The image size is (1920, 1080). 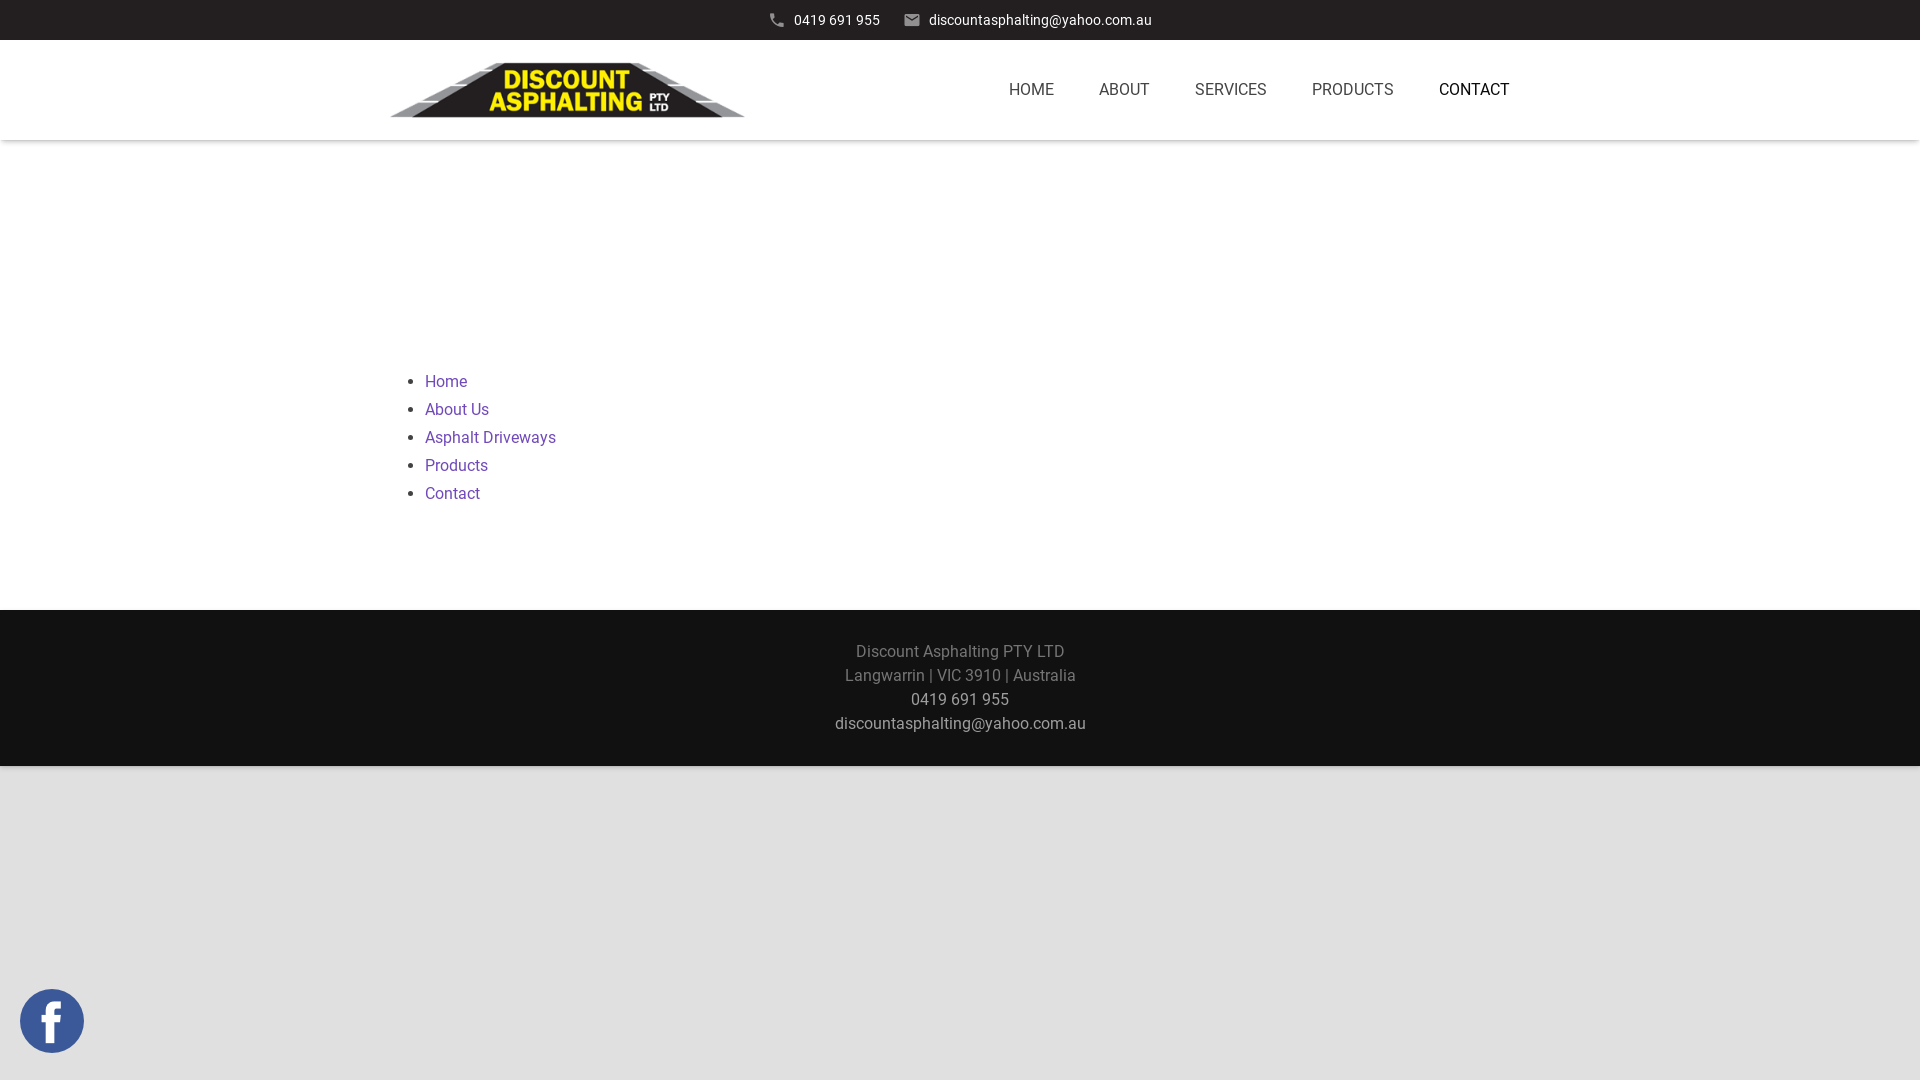 What do you see at coordinates (1040, 19) in the screenshot?
I see `'discountasphalting@yahoo.com.au'` at bounding box center [1040, 19].